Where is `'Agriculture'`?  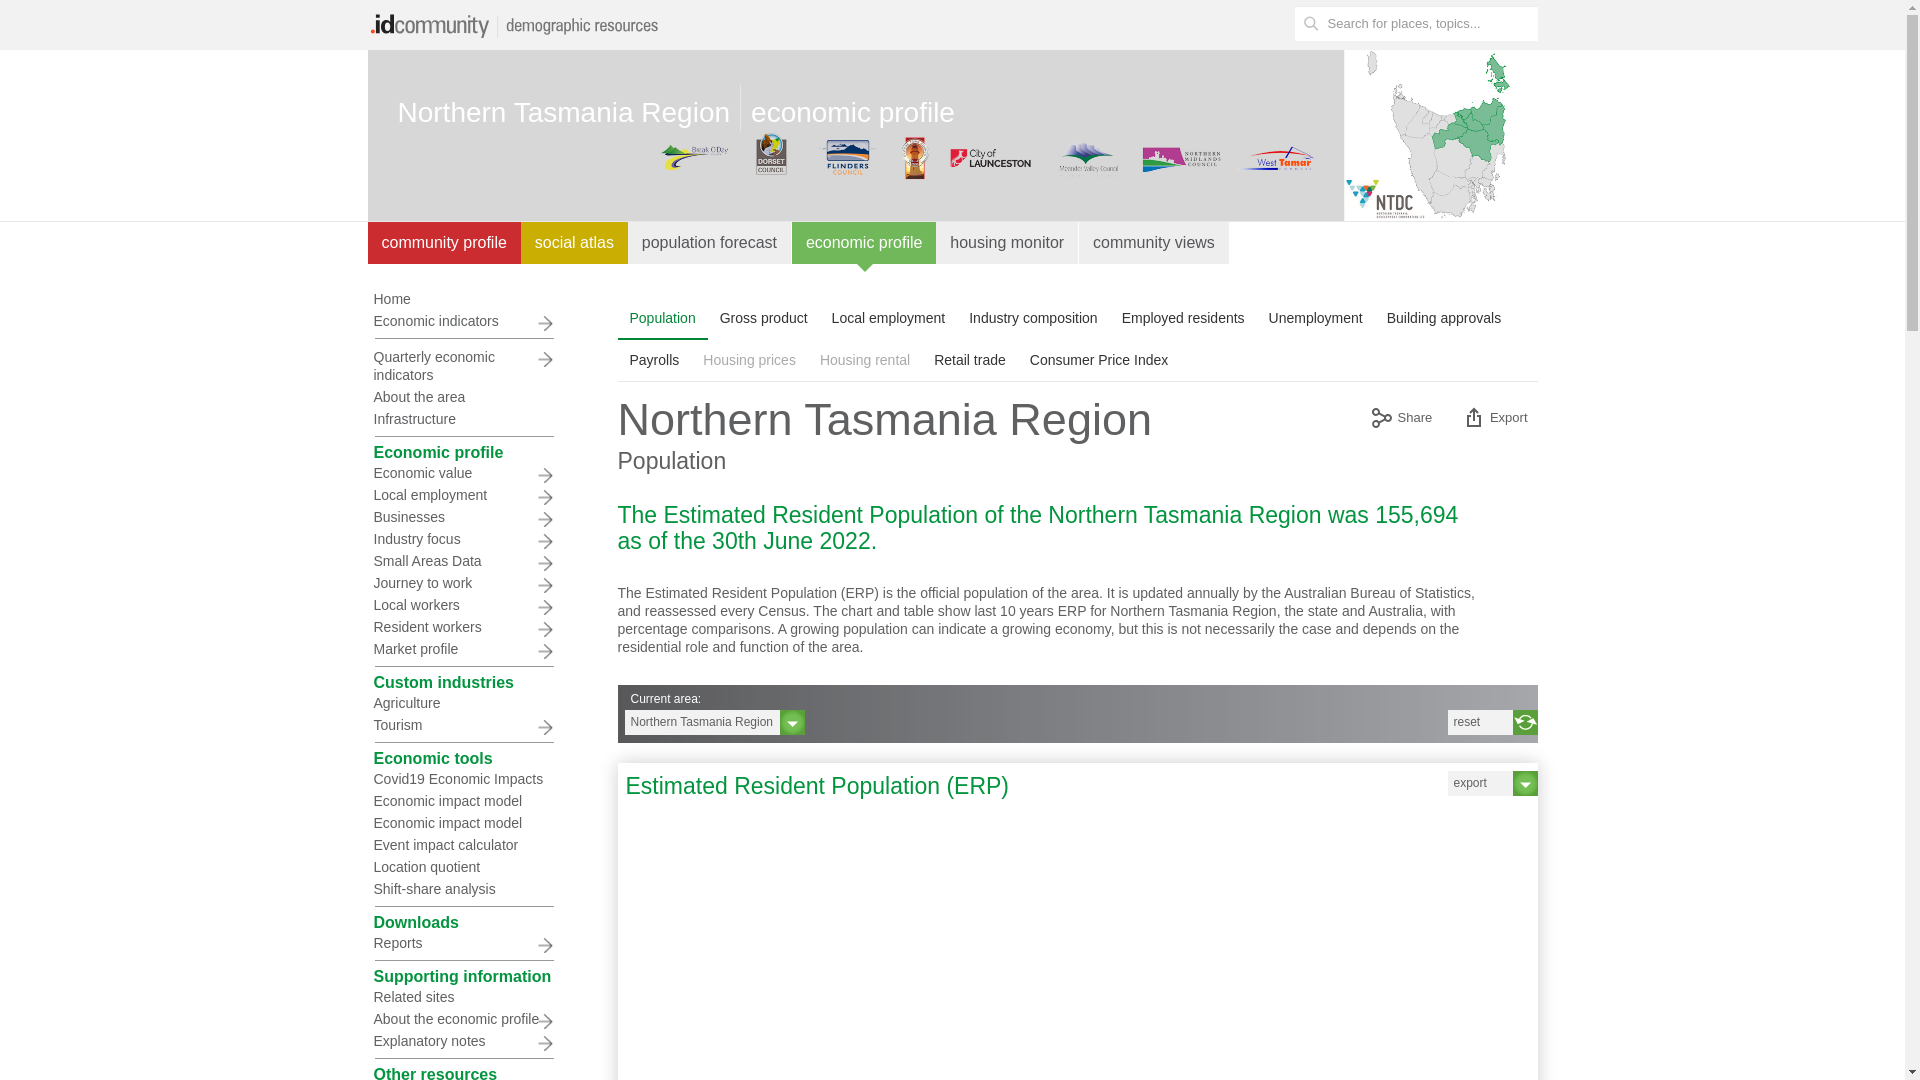
'Agriculture' is located at coordinates (461, 701).